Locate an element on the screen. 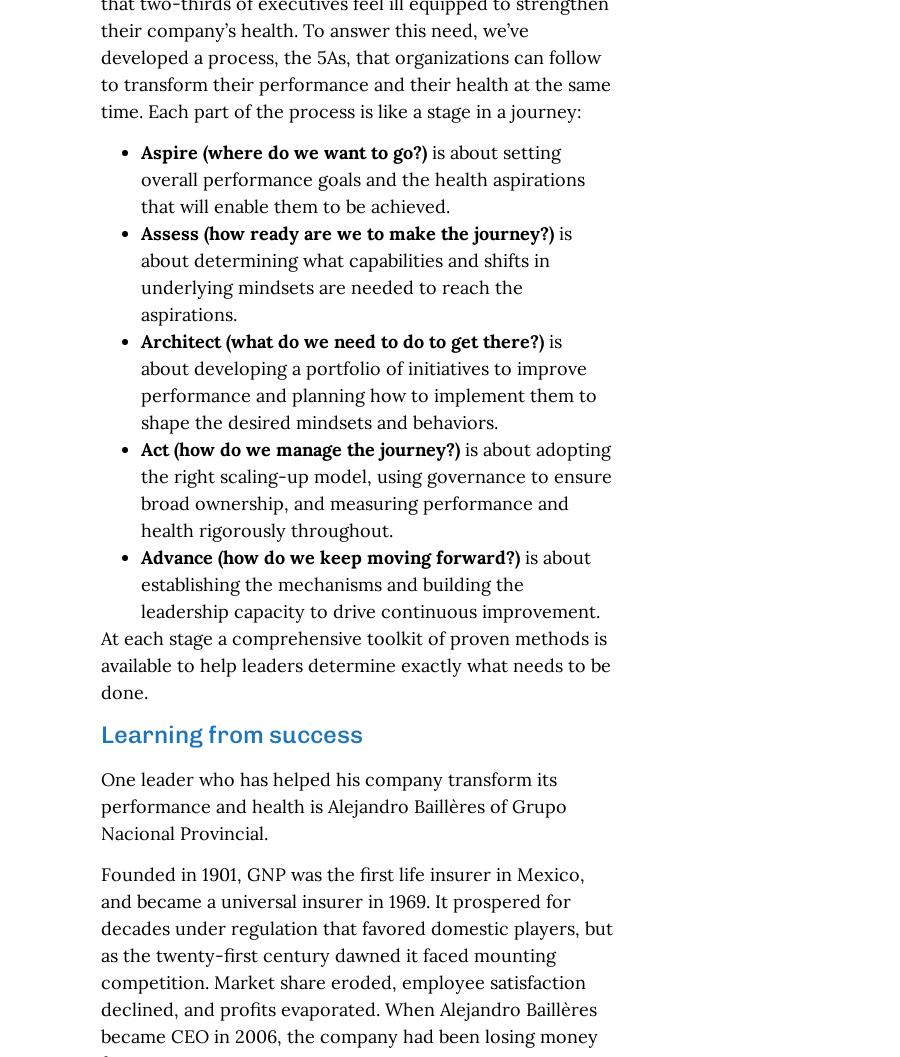 The width and height of the screenshot is (900, 1057). 'Architect (what do we need to do to get there?)' is located at coordinates (341, 341).